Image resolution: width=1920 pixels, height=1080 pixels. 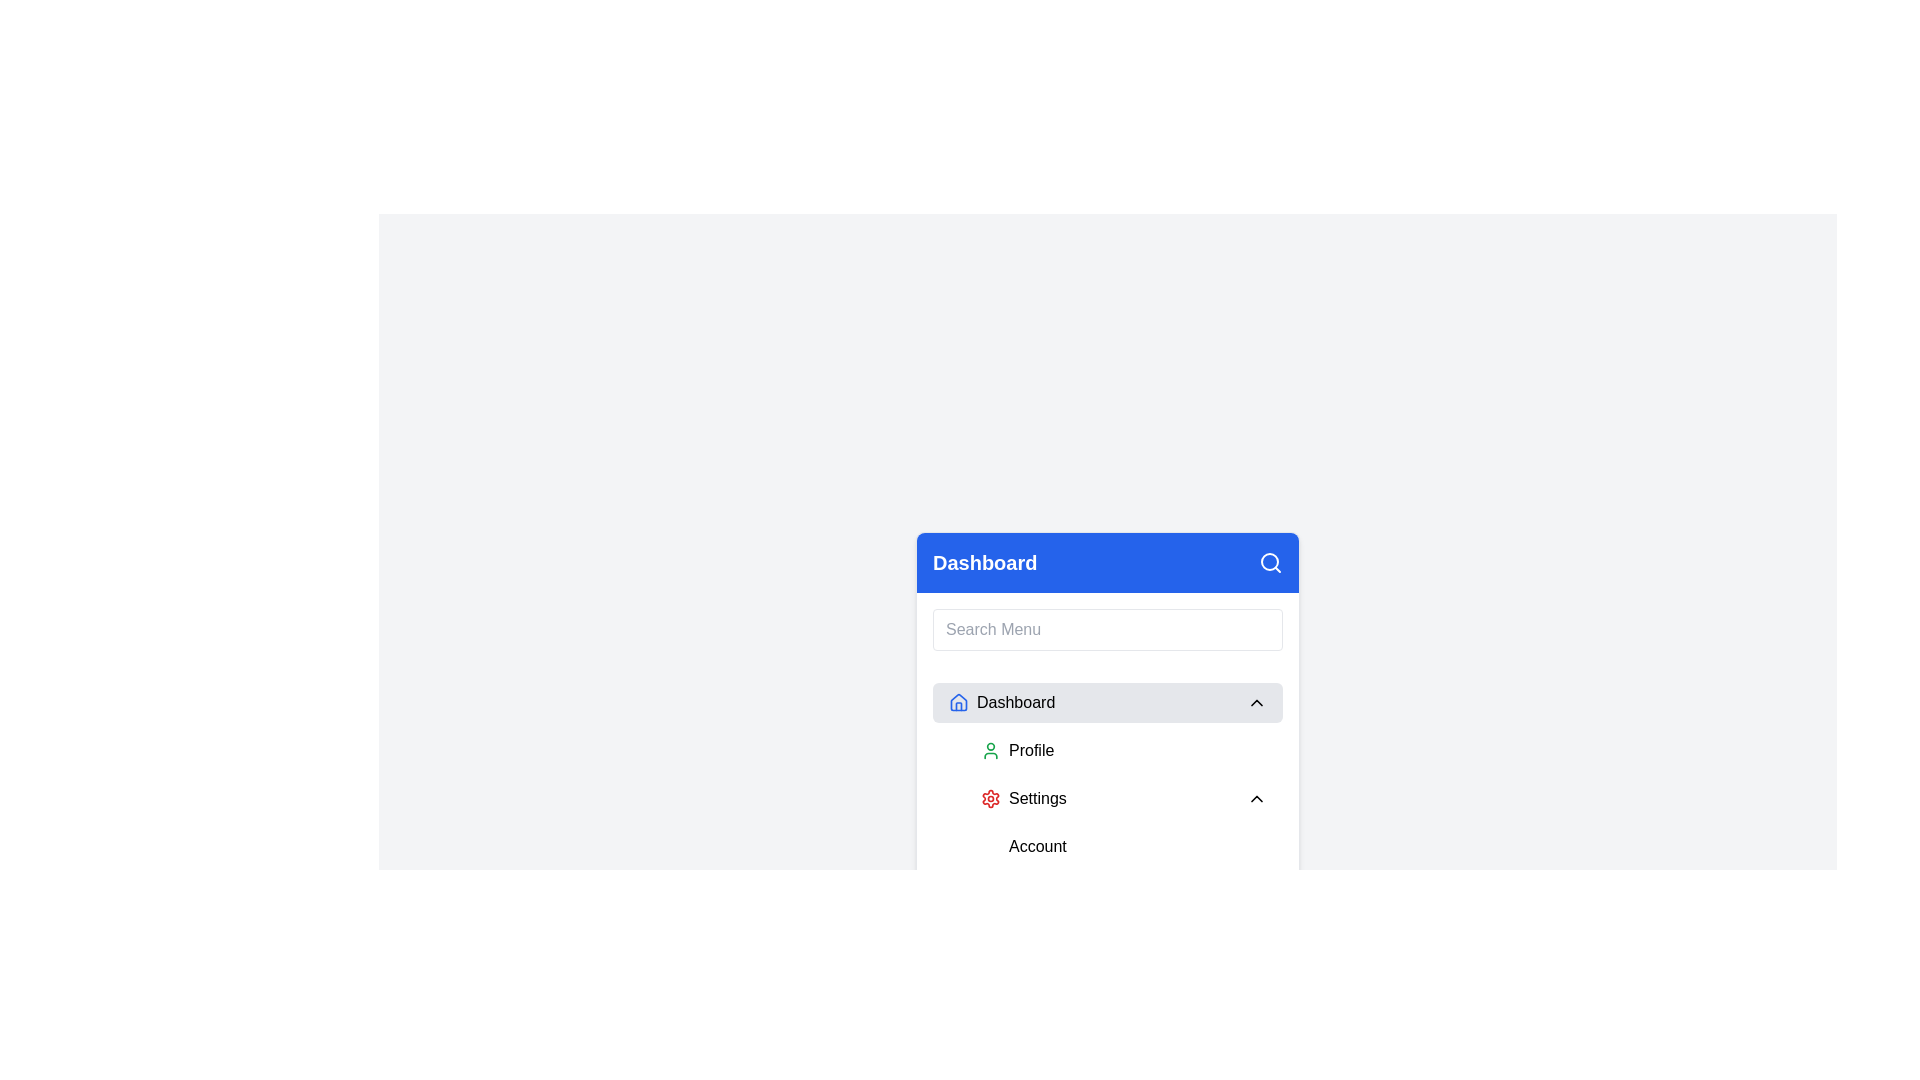 What do you see at coordinates (990, 797) in the screenshot?
I see `the 'Settings' icon located in the sidebar navigation menu` at bounding box center [990, 797].